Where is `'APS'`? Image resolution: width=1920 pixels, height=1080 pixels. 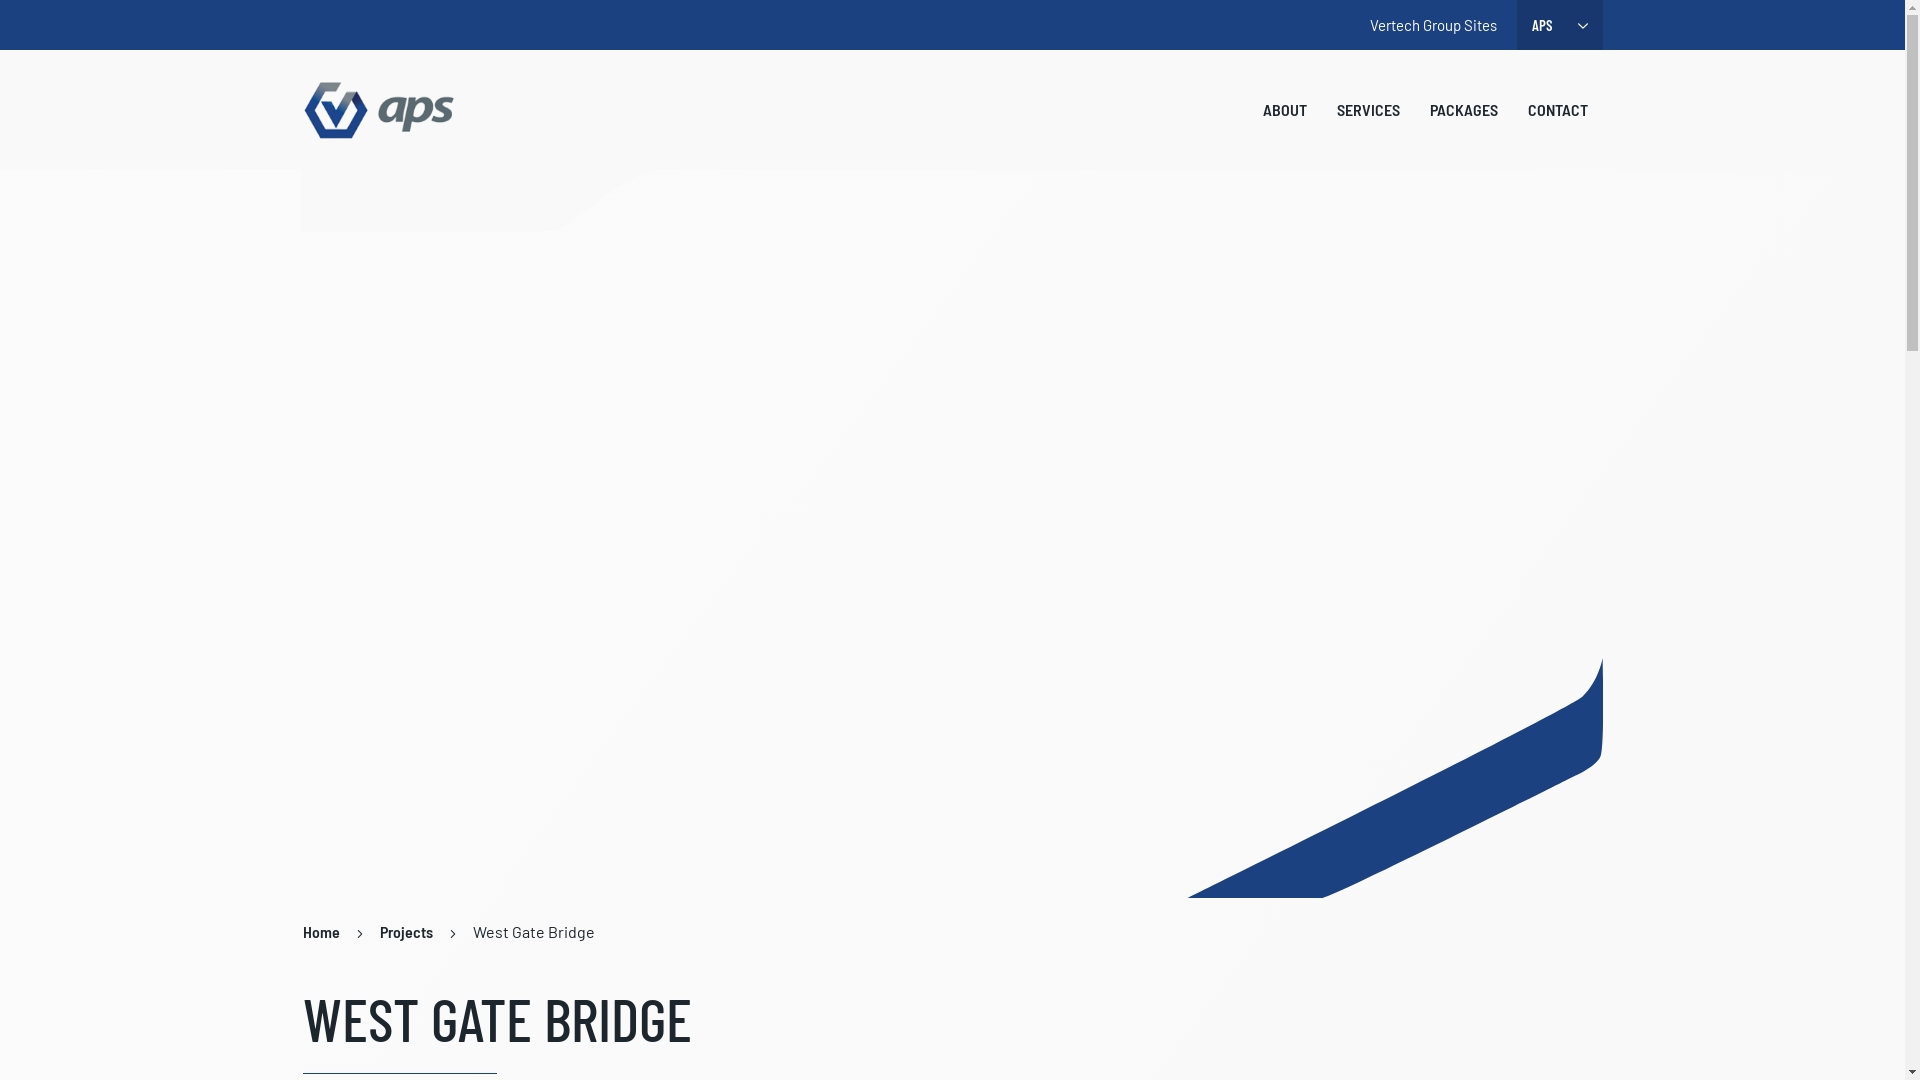 'APS' is located at coordinates (379, 110).